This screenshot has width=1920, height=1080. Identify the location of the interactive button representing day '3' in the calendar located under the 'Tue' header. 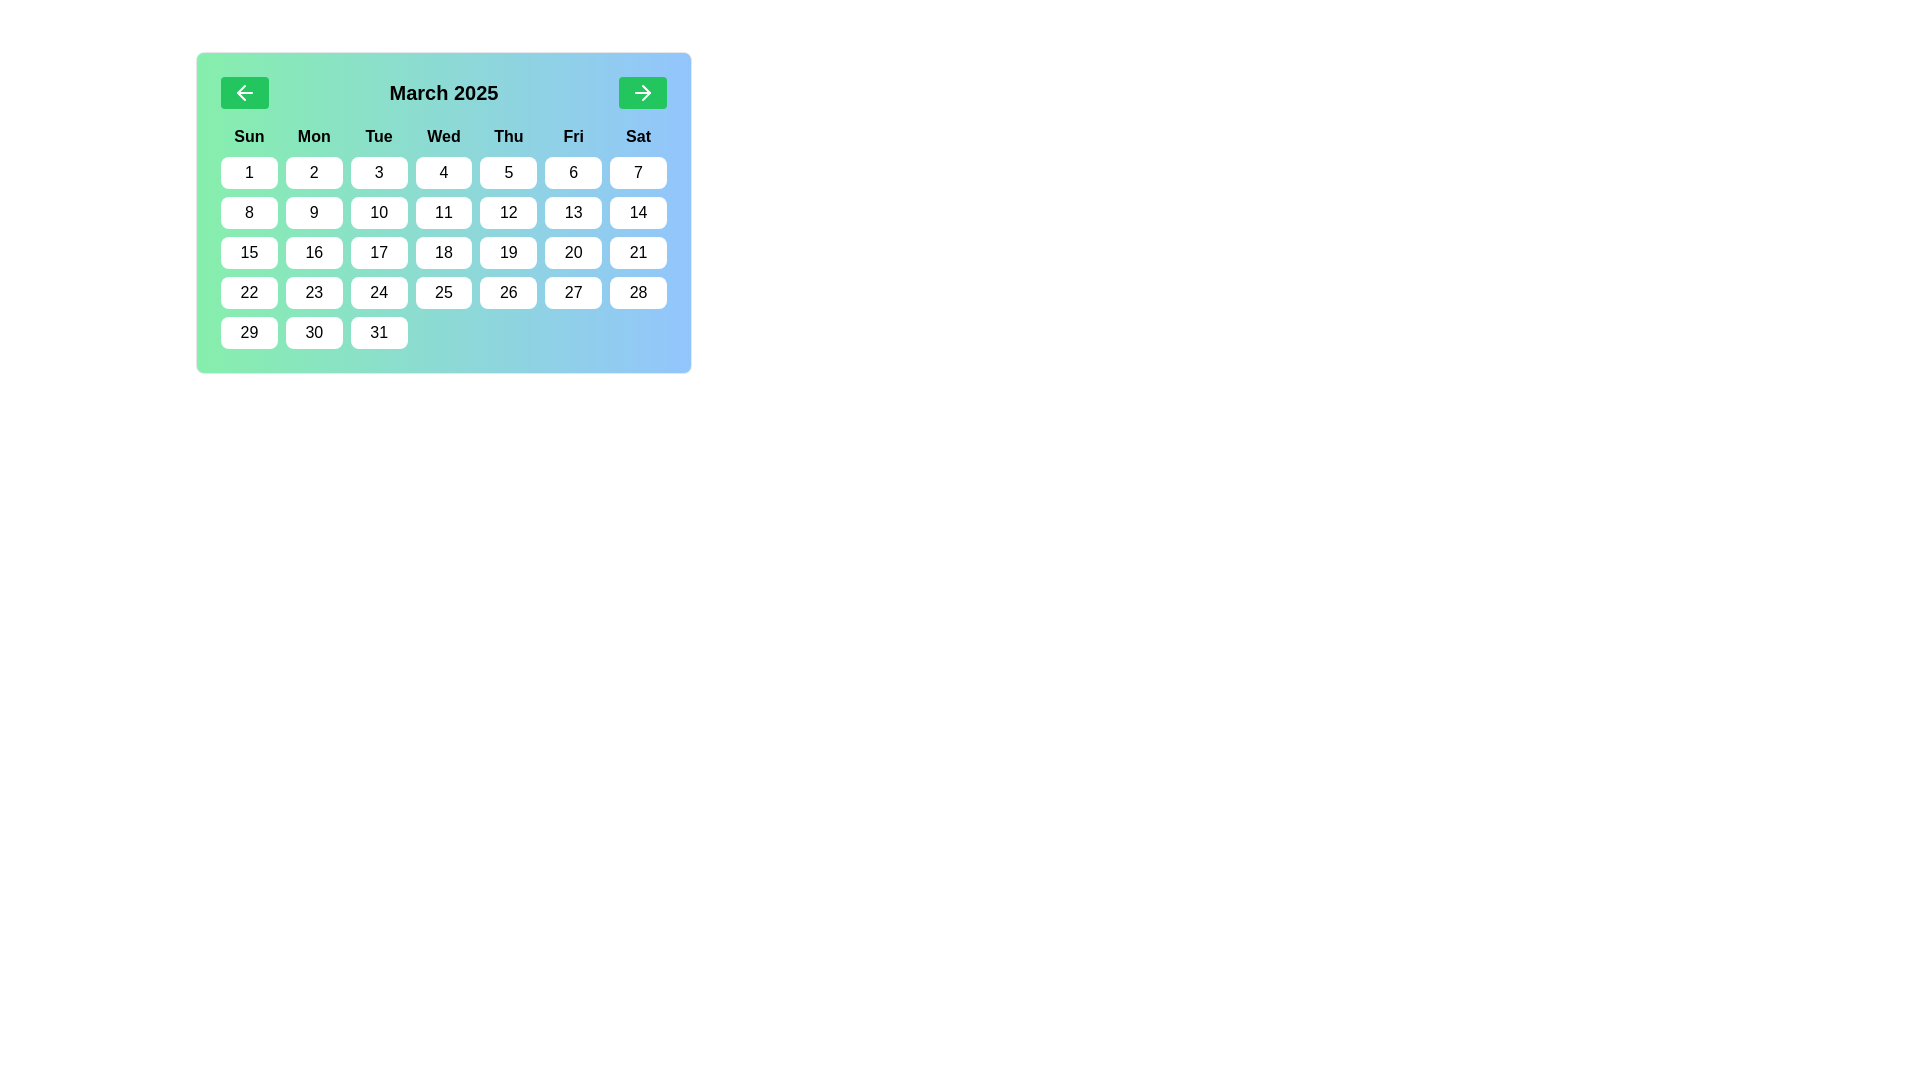
(379, 172).